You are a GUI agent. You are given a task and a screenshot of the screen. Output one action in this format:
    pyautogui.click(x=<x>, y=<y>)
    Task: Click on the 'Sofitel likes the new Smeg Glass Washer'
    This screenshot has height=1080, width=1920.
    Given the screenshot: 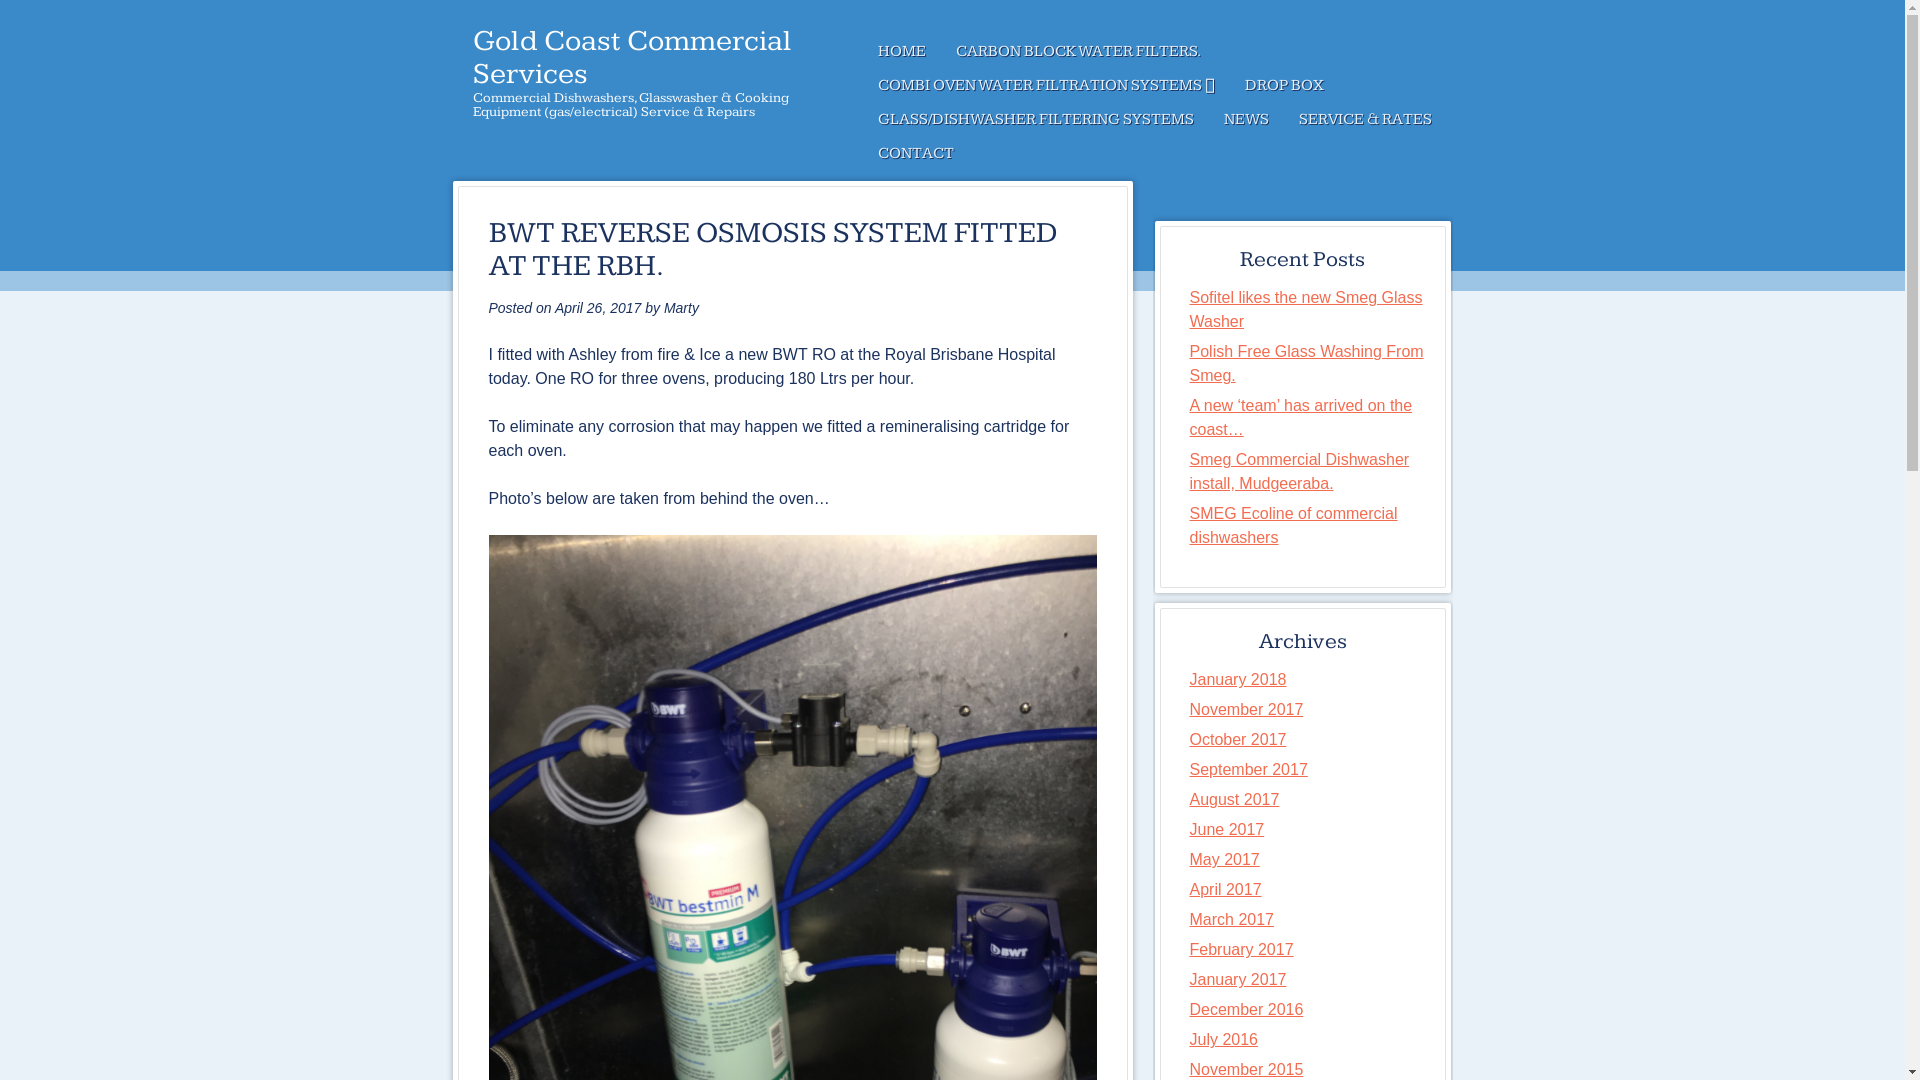 What is the action you would take?
    pyautogui.click(x=1306, y=309)
    